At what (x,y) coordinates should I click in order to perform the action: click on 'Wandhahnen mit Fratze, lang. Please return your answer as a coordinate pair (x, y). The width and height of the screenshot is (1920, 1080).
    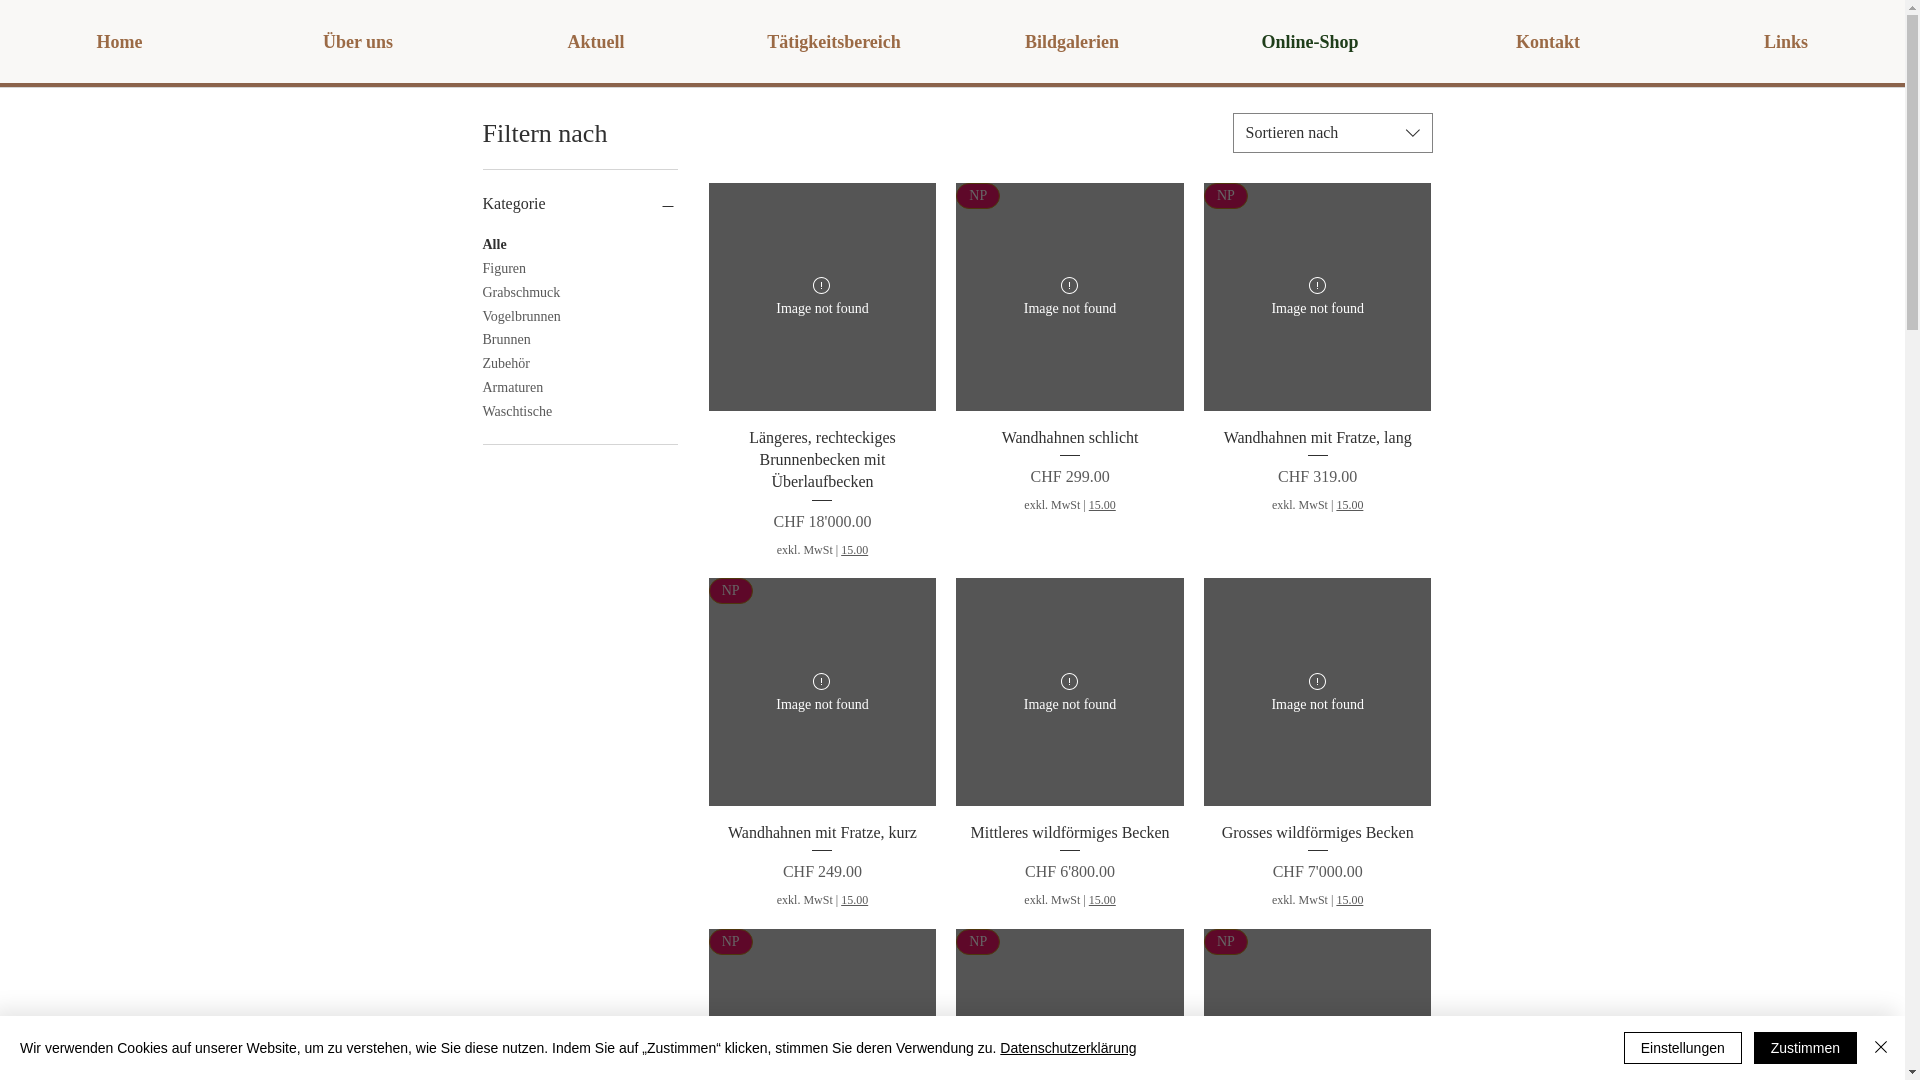
    Looking at the image, I should click on (1318, 297).